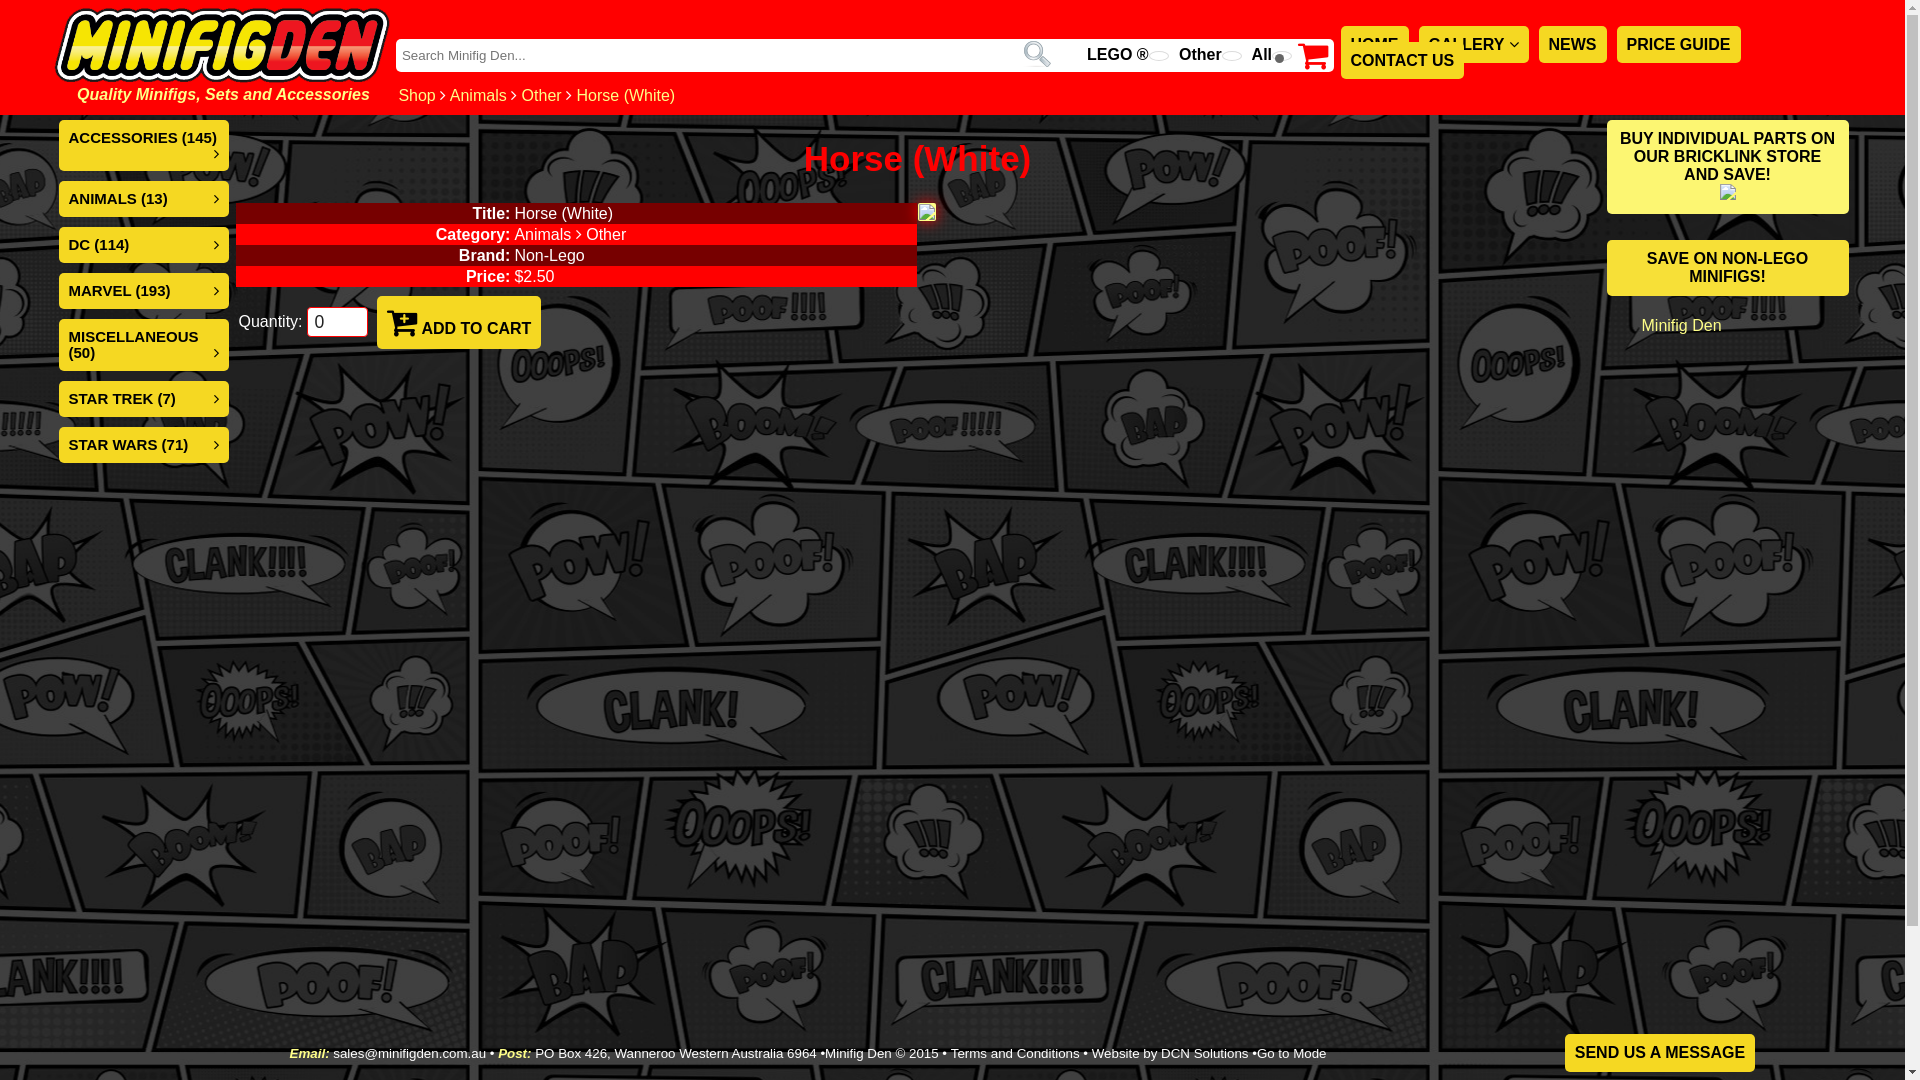  Describe the element at coordinates (1679, 44) in the screenshot. I see `'PRICE GUIDE'` at that location.